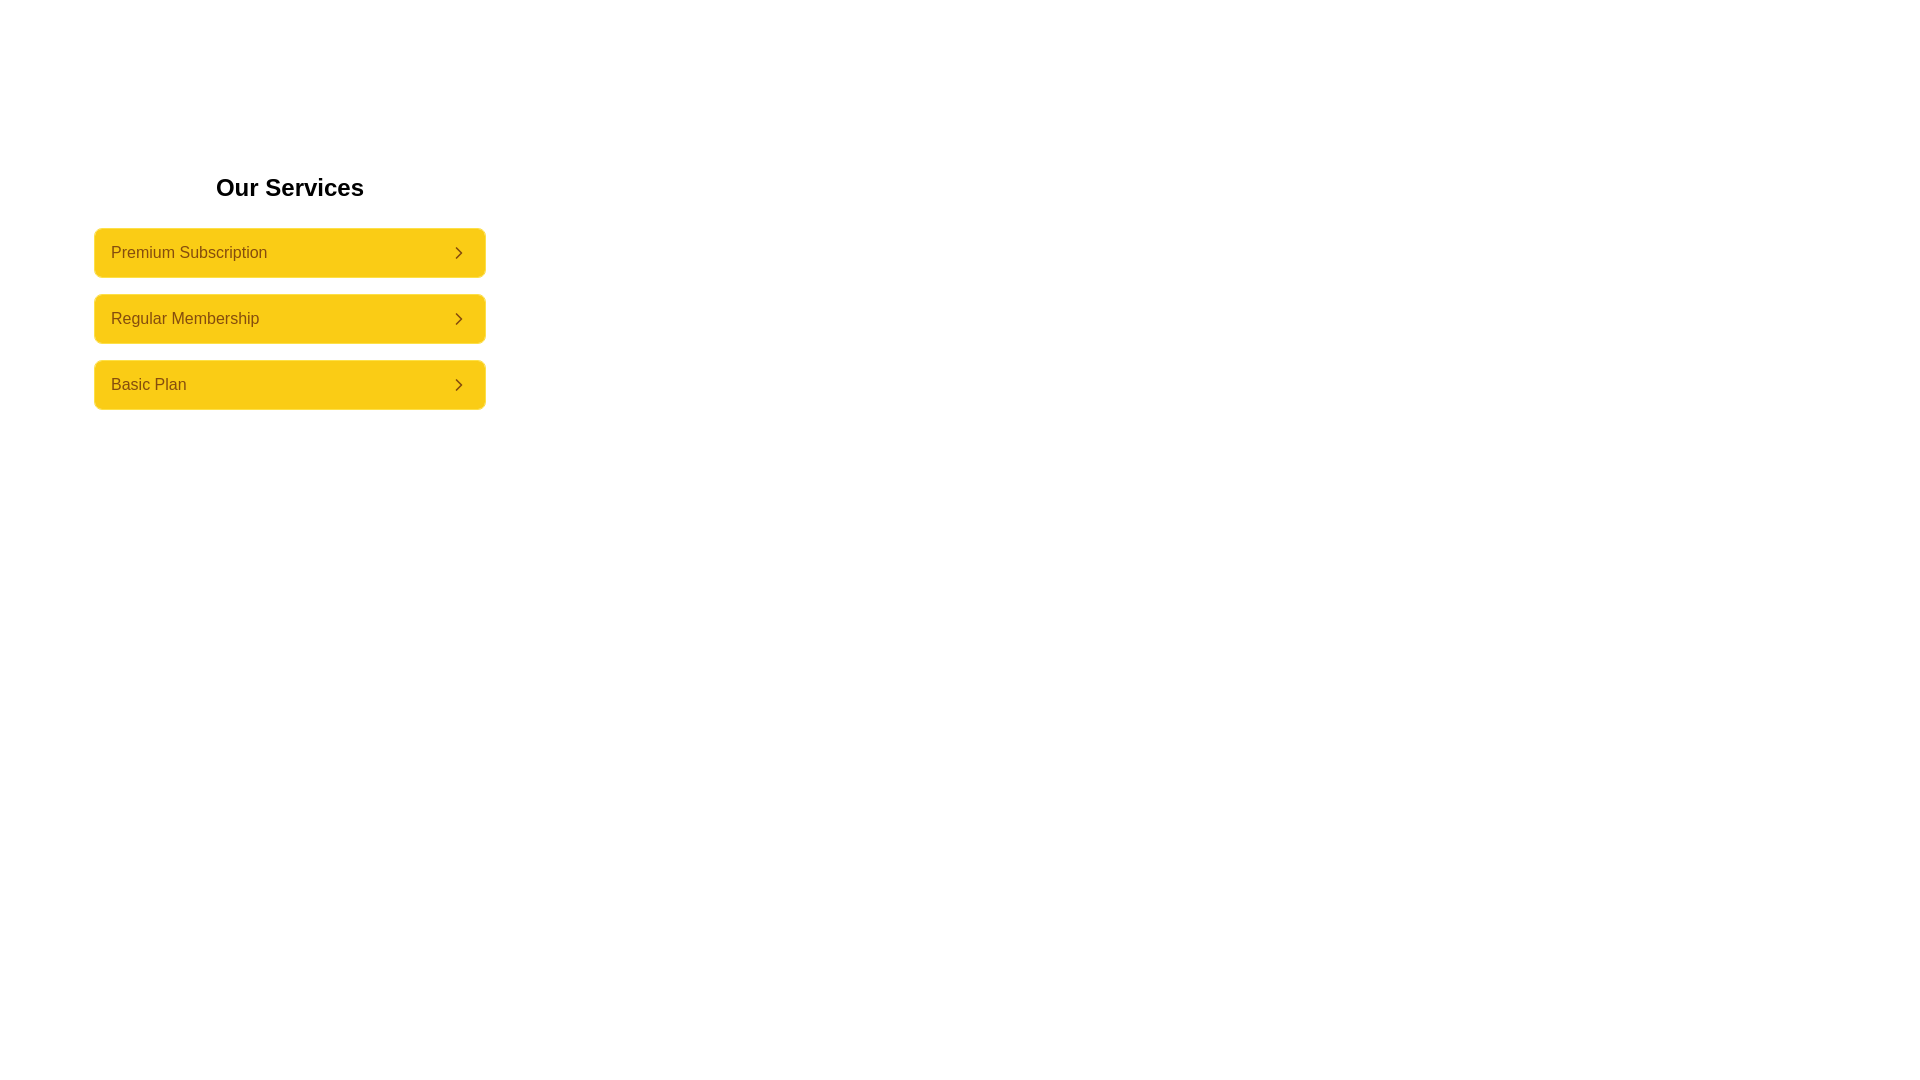  I want to click on the 'Regular Membership' button located in the middle of the vertically arranged list of three buttons under the 'Our Services' heading, so click(288, 290).